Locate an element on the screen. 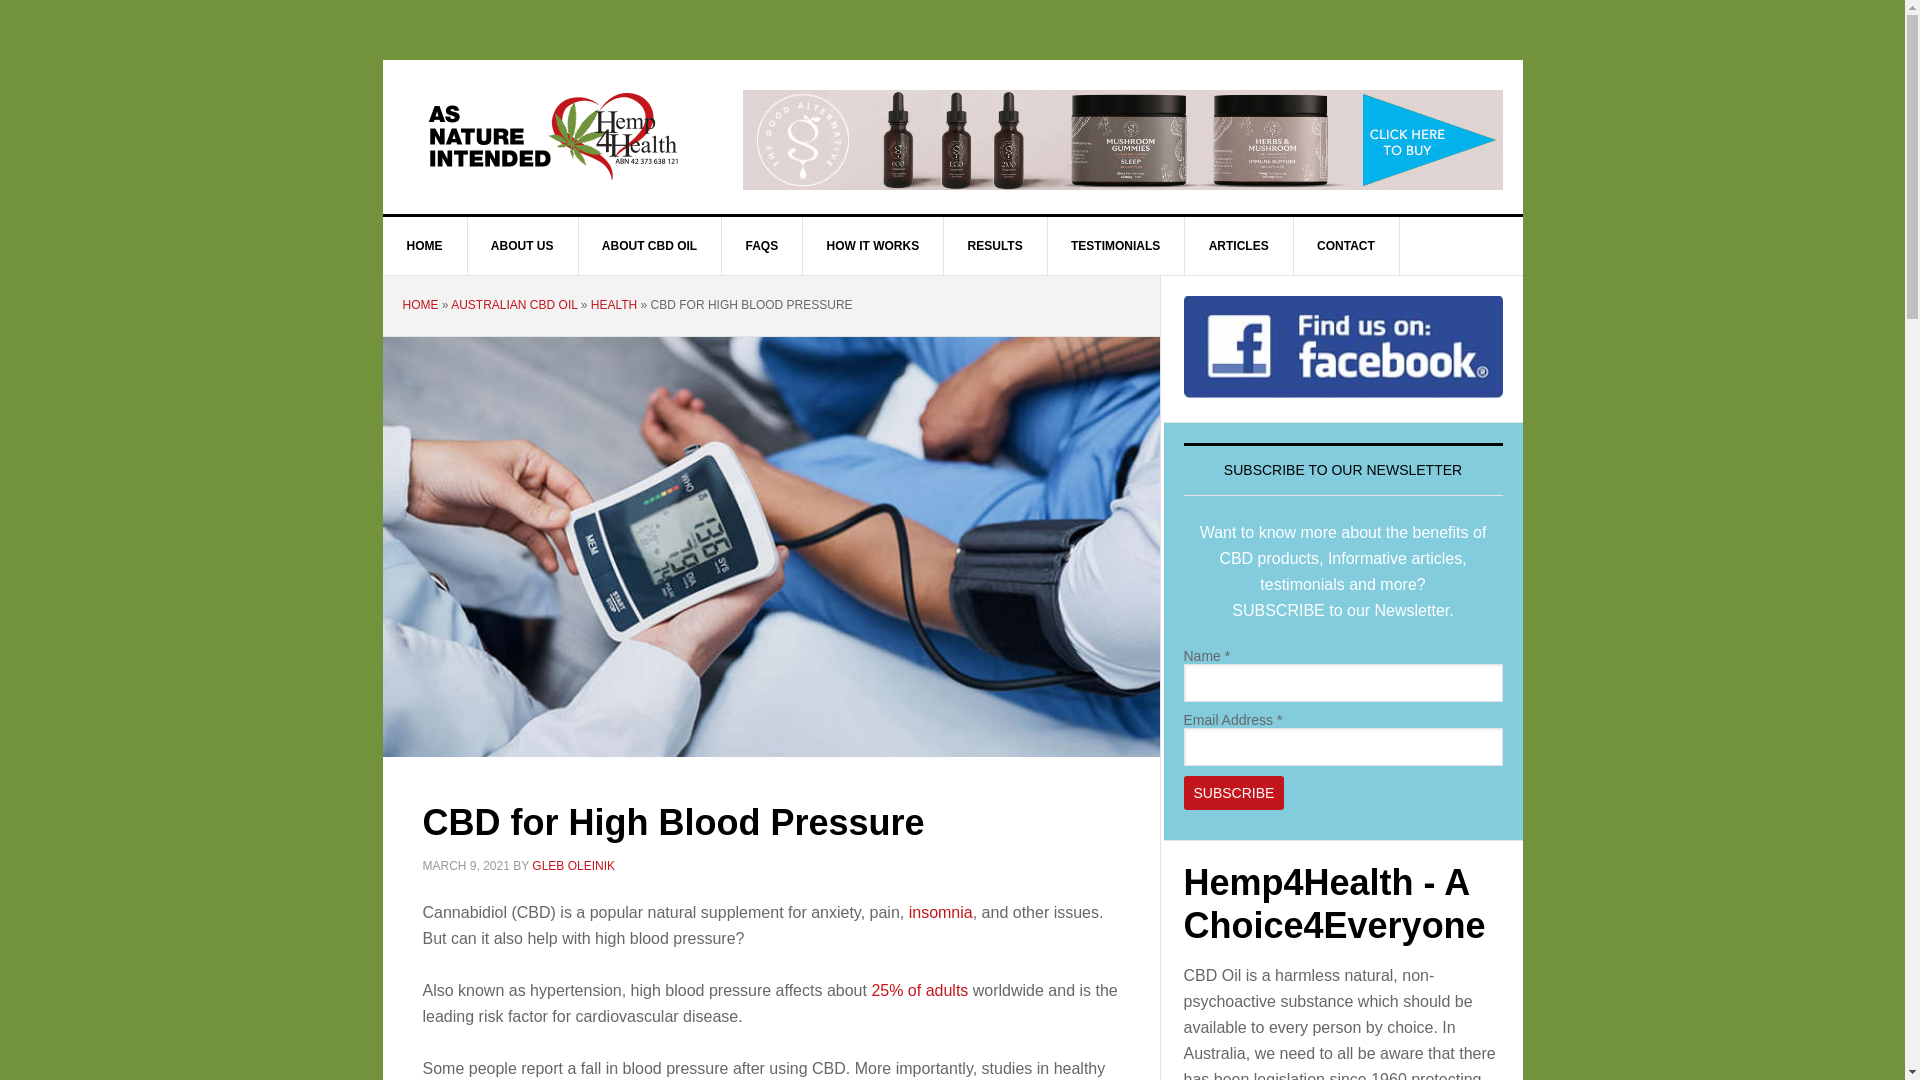 The width and height of the screenshot is (1920, 1080). 'HEMP4HEALTH' is located at coordinates (552, 135).